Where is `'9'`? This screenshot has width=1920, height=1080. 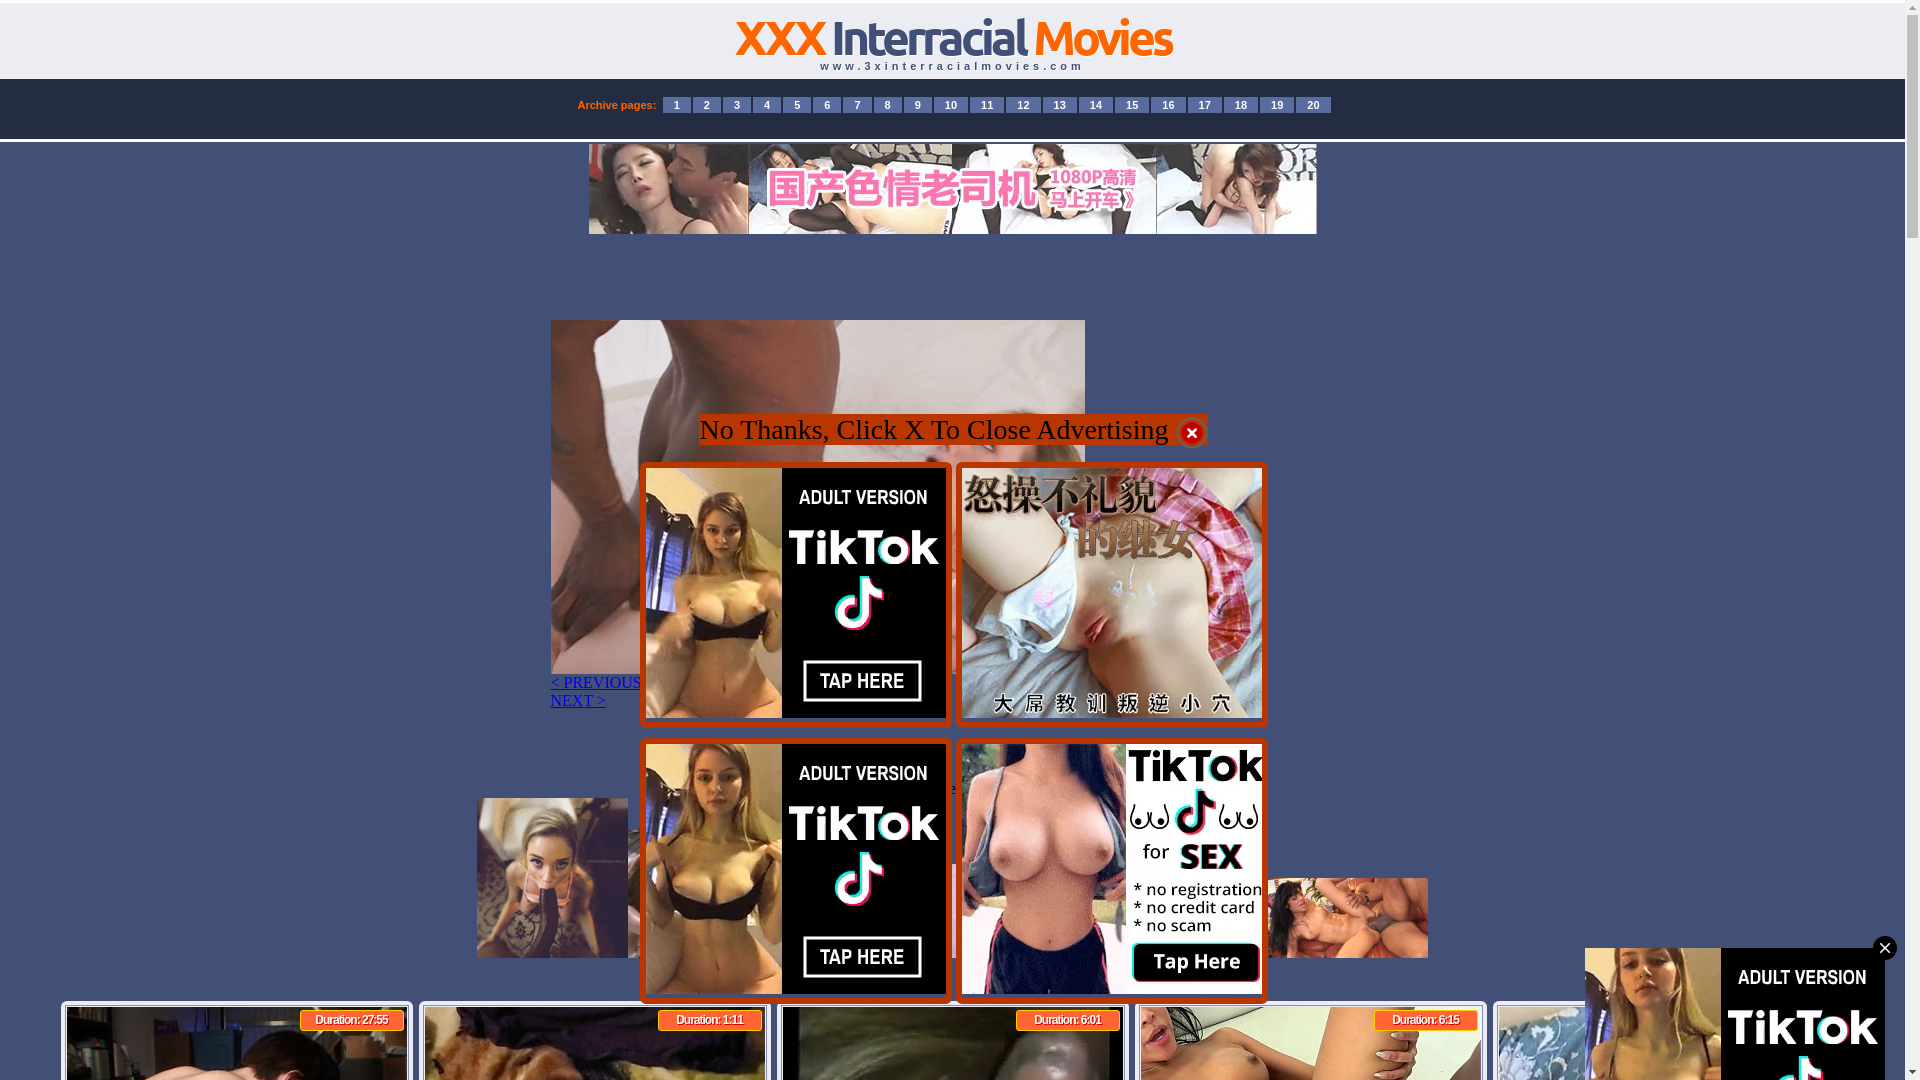 '9' is located at coordinates (916, 104).